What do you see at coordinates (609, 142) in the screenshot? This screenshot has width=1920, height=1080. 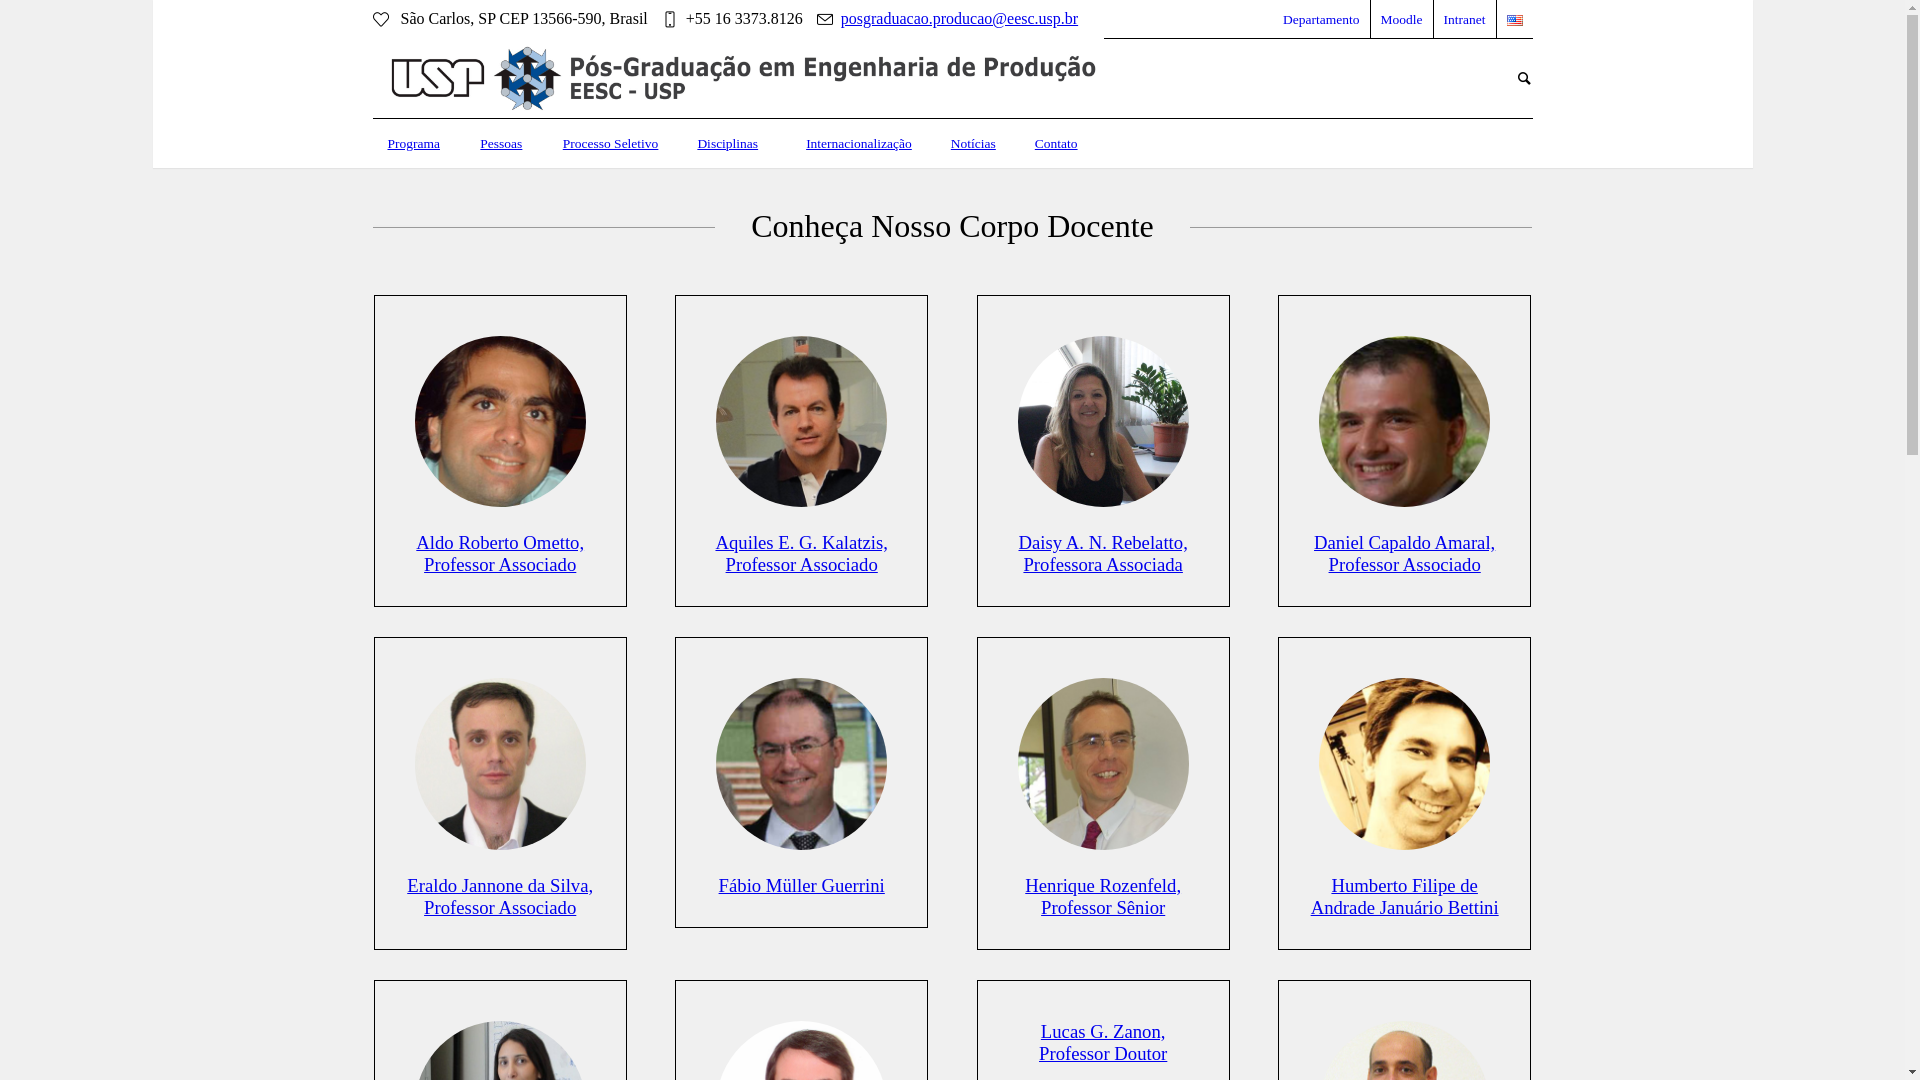 I see `'Processo Seletivo'` at bounding box center [609, 142].